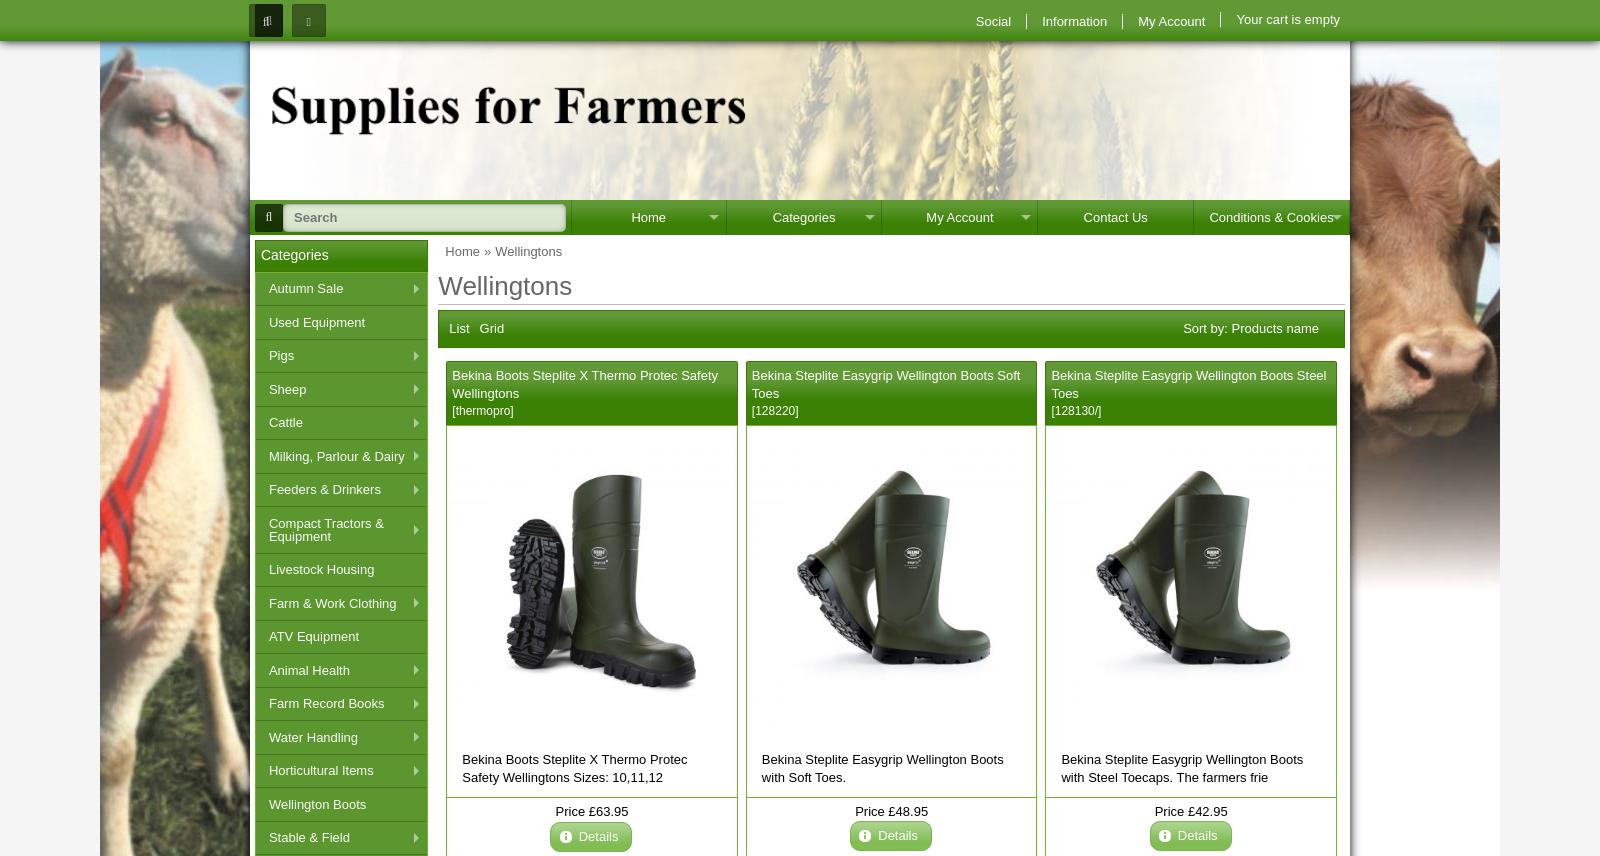 Image resolution: width=1600 pixels, height=856 pixels. Describe the element at coordinates (268, 488) in the screenshot. I see `'Feeders & Drinkers'` at that location.